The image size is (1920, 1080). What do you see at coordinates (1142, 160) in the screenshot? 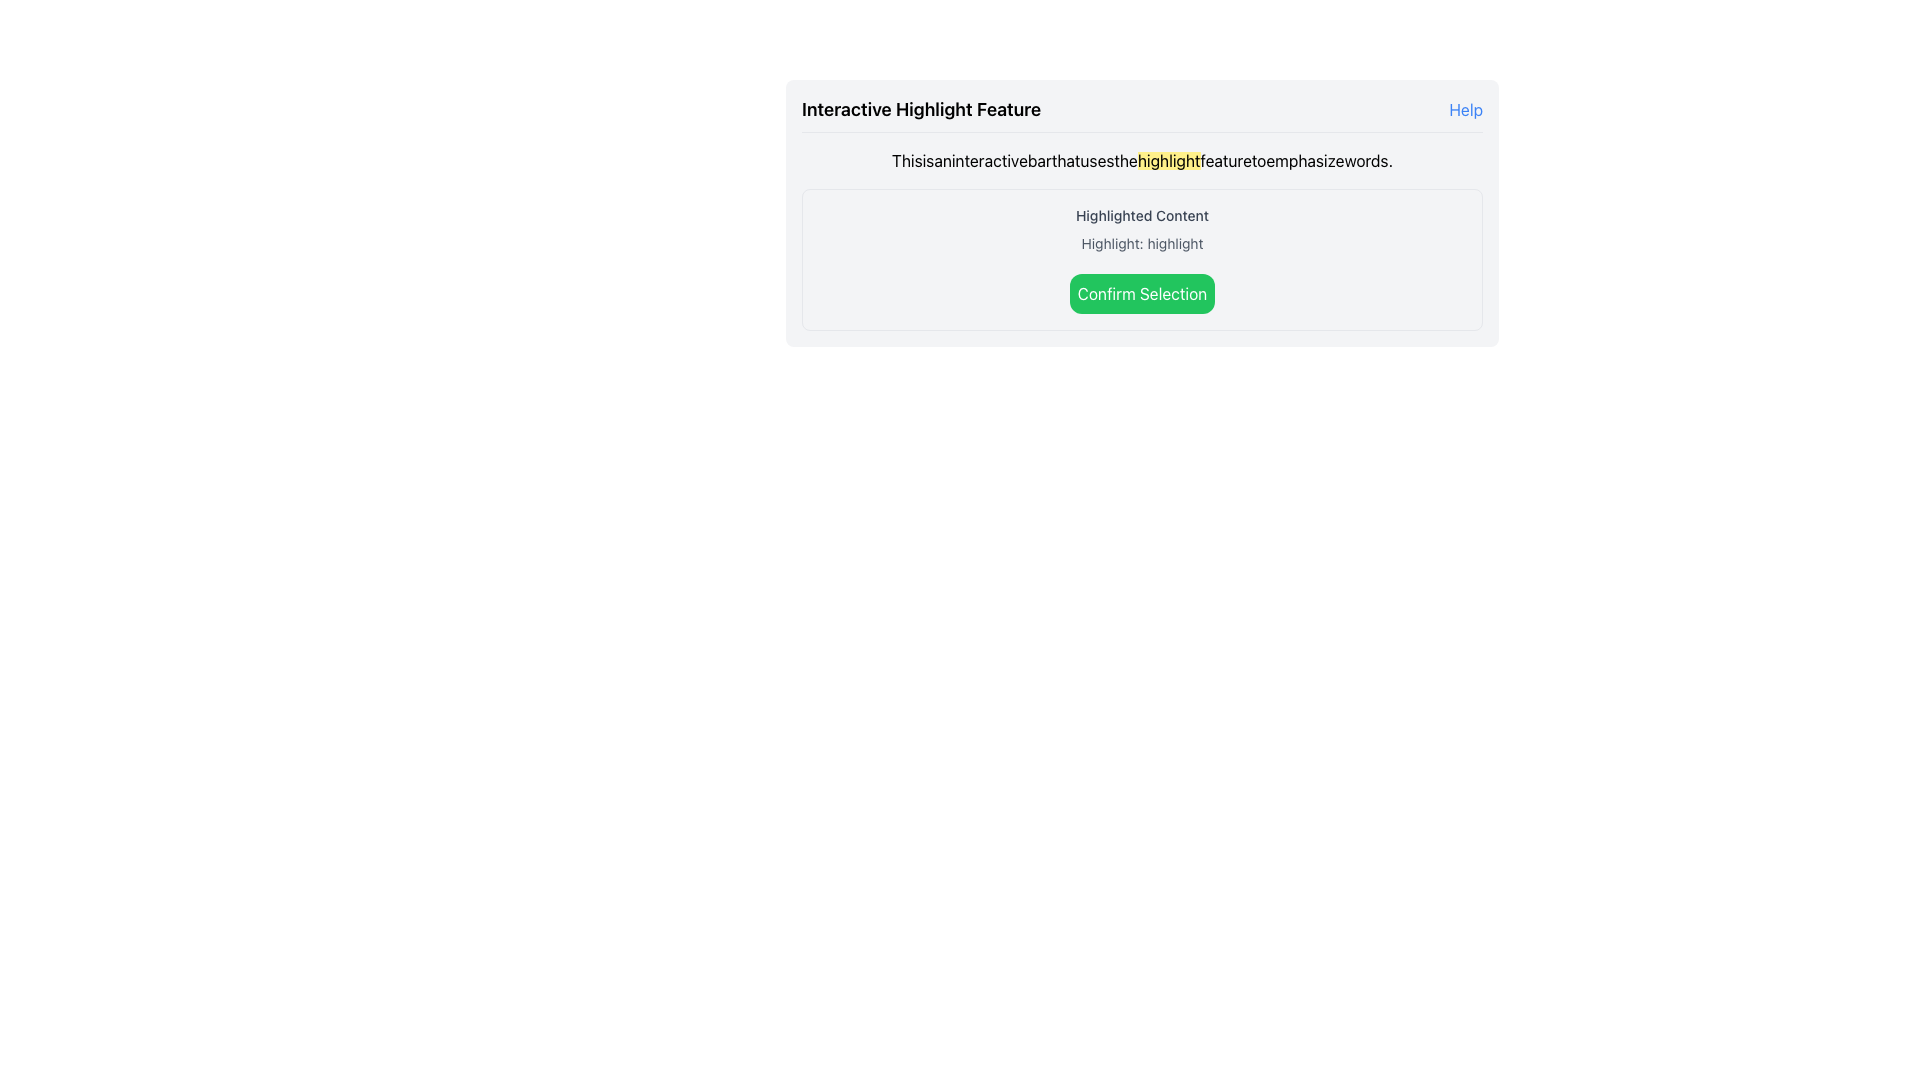
I see `the text block that reads 'This is an interactive bar that uses the highlight feature to emphasize words. Action', which has the word 'highlight' emphasized with a yellow background, positioned below 'Interactive Highlight Feature' and above 'Highlighted Content'` at bounding box center [1142, 160].